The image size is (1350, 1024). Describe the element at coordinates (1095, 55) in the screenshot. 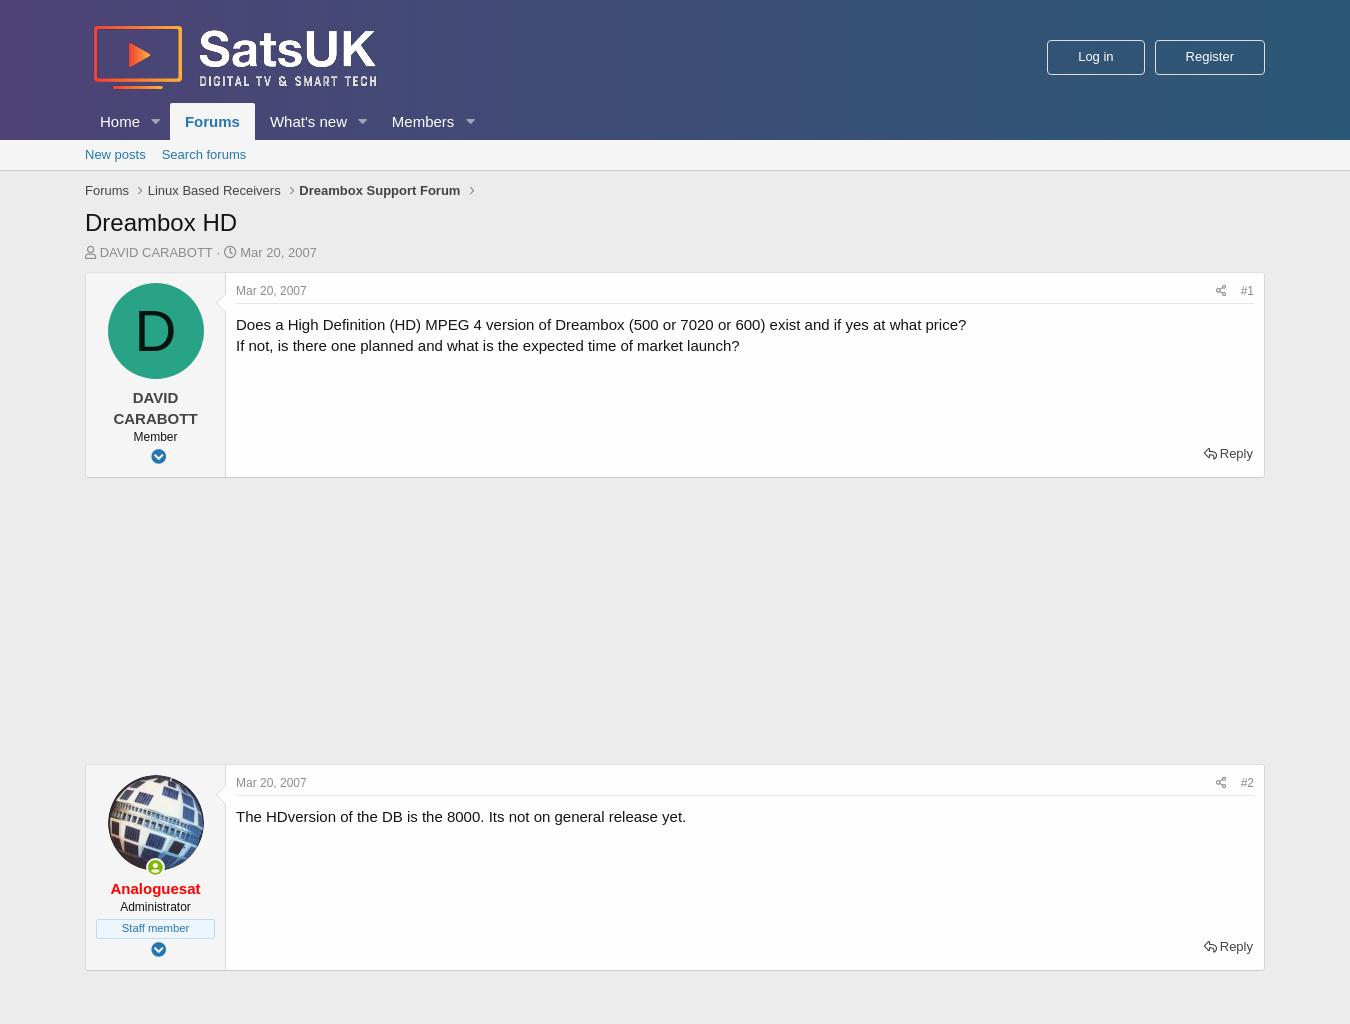

I see `'Log in'` at that location.